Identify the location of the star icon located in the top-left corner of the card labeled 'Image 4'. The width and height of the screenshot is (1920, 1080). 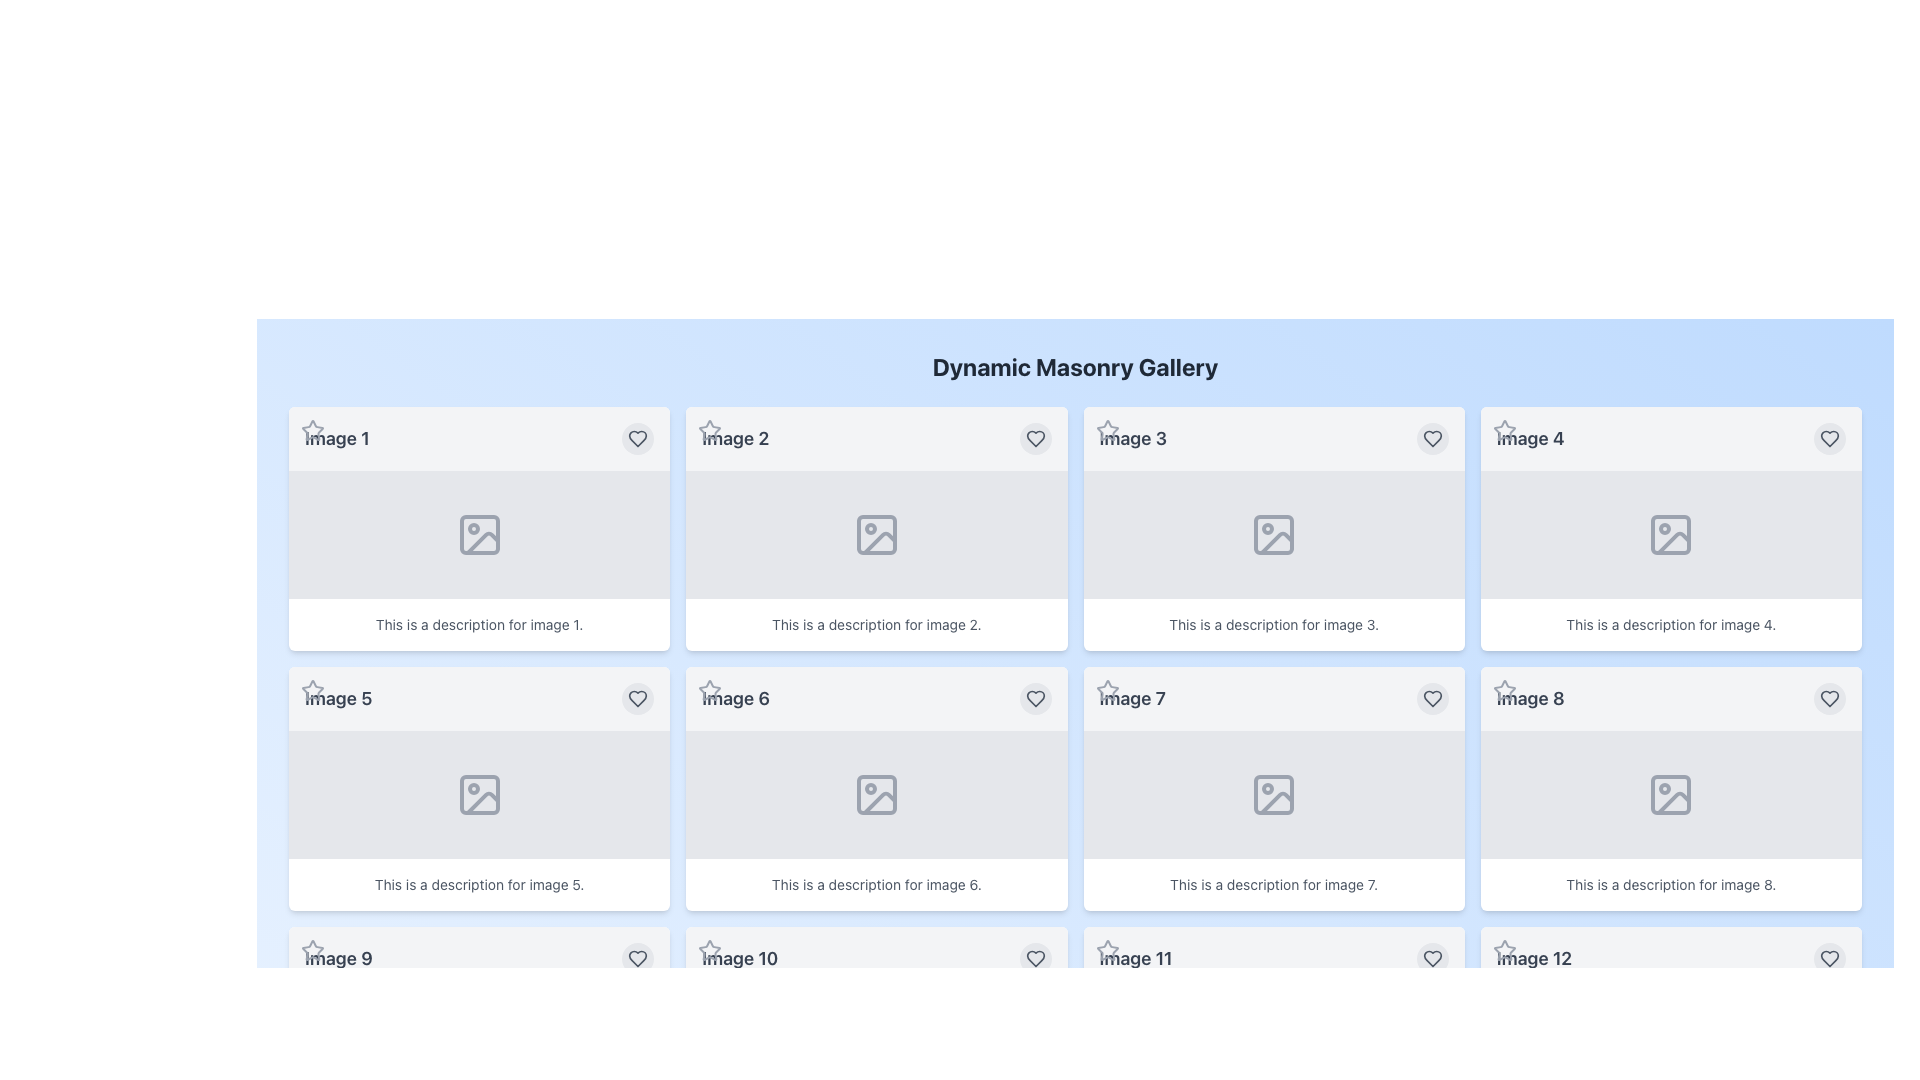
(1504, 430).